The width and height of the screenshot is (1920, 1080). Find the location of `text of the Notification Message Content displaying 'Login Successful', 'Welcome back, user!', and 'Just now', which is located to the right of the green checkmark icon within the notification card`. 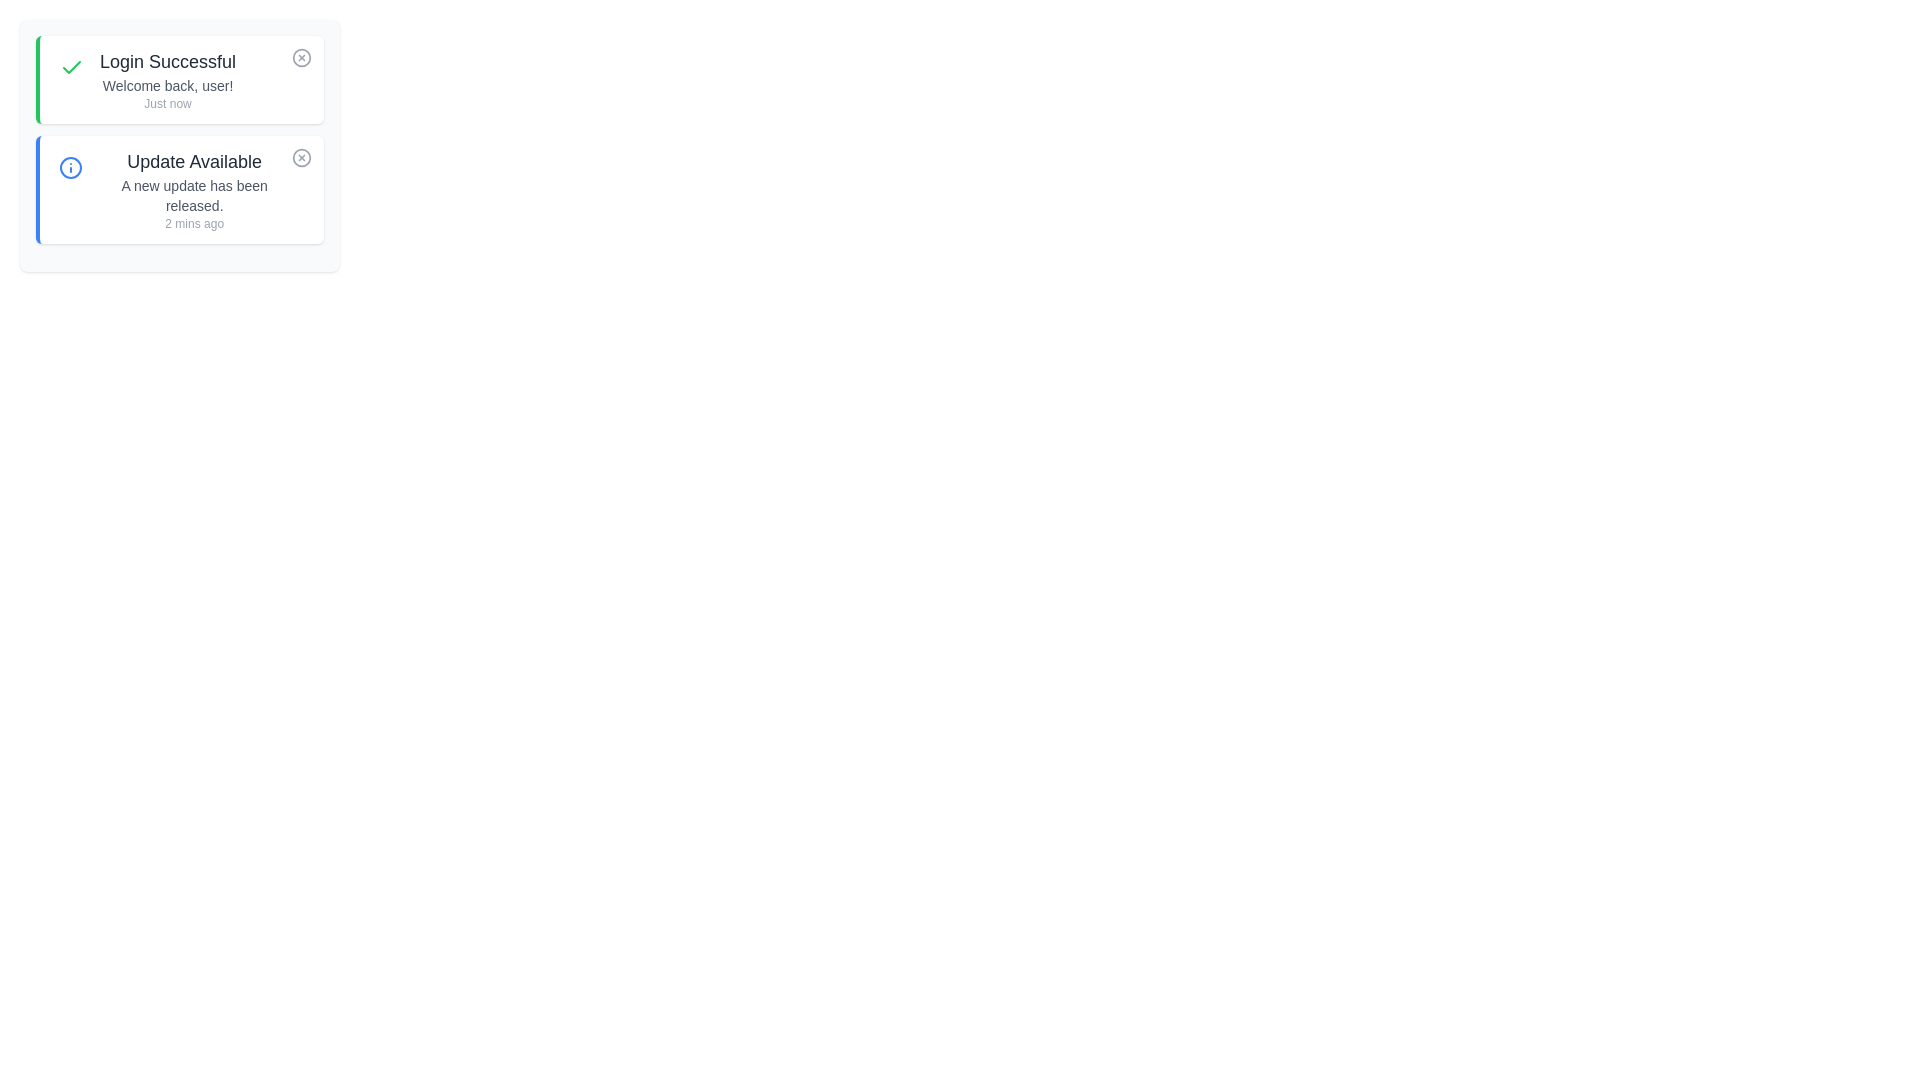

text of the Notification Message Content displaying 'Login Successful', 'Welcome back, user!', and 'Just now', which is located to the right of the green checkmark icon within the notification card is located at coordinates (168, 79).